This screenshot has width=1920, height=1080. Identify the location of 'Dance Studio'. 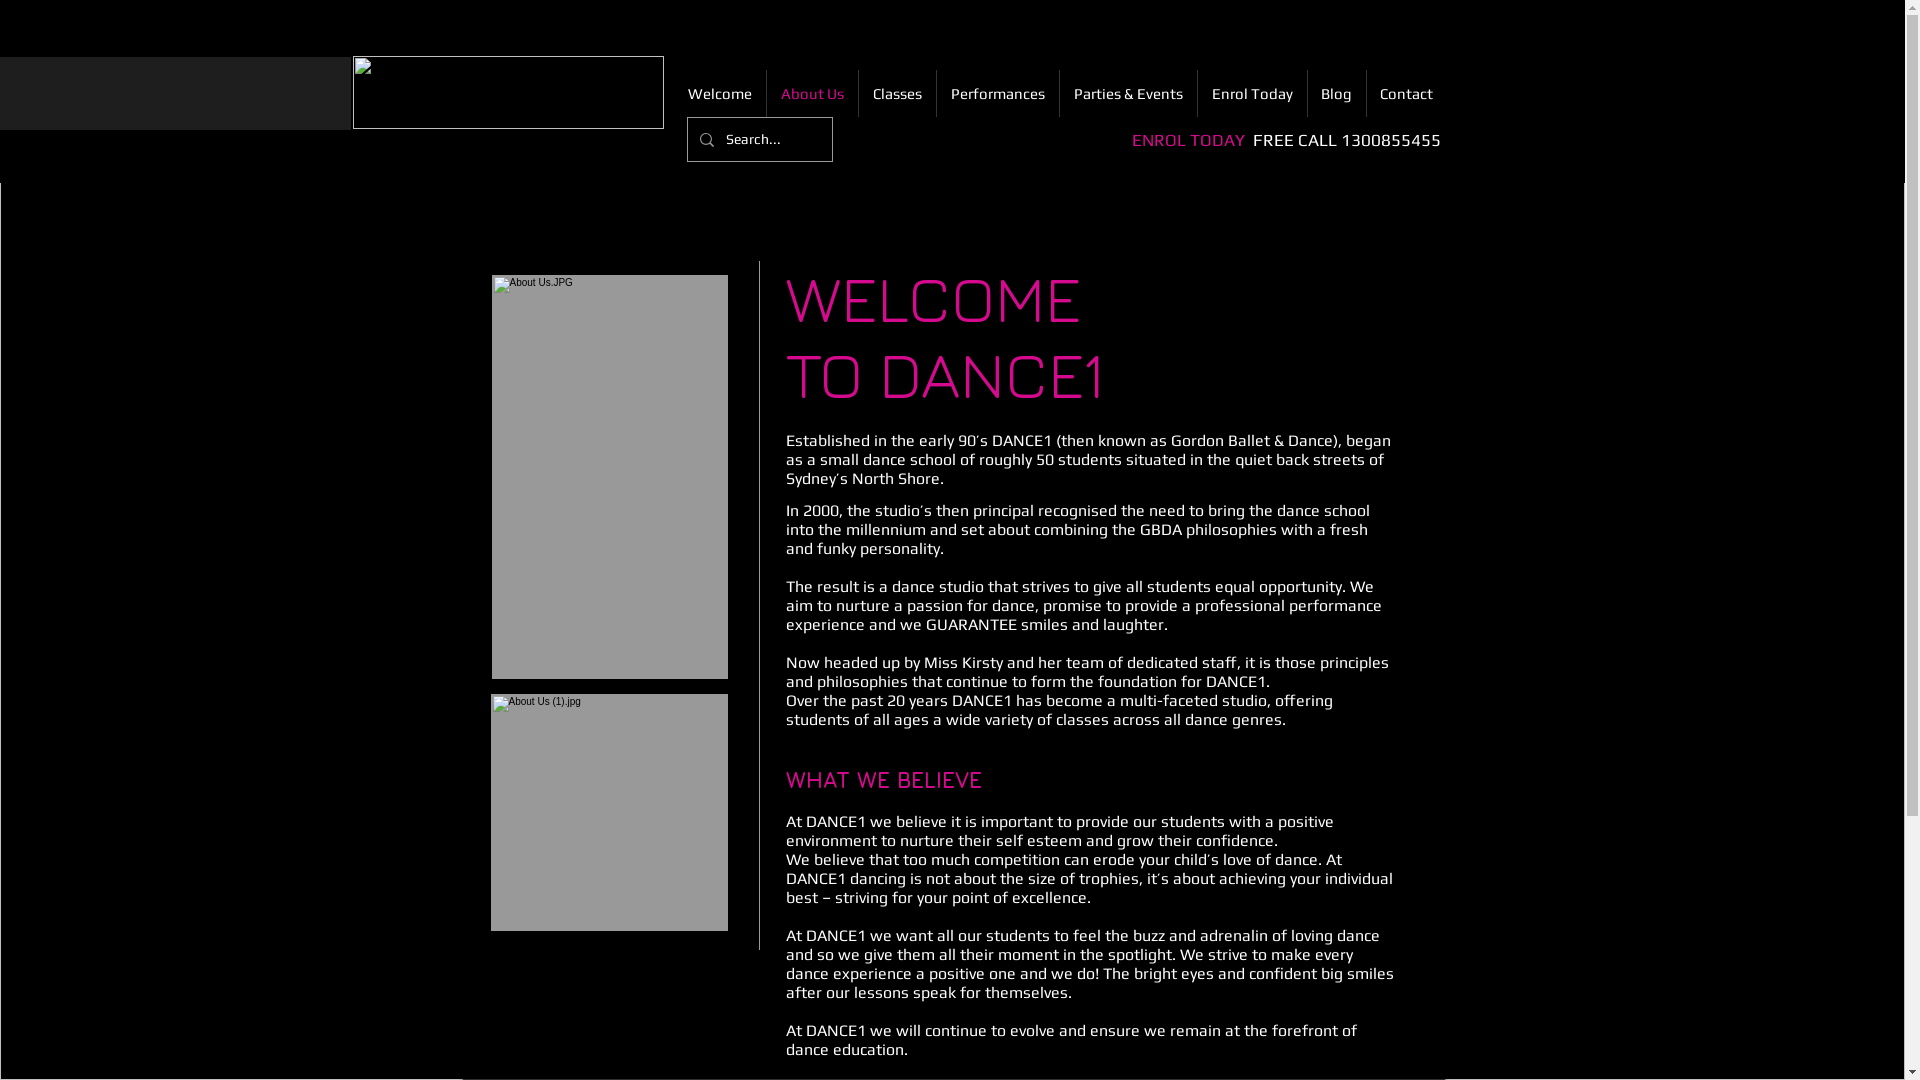
(607, 812).